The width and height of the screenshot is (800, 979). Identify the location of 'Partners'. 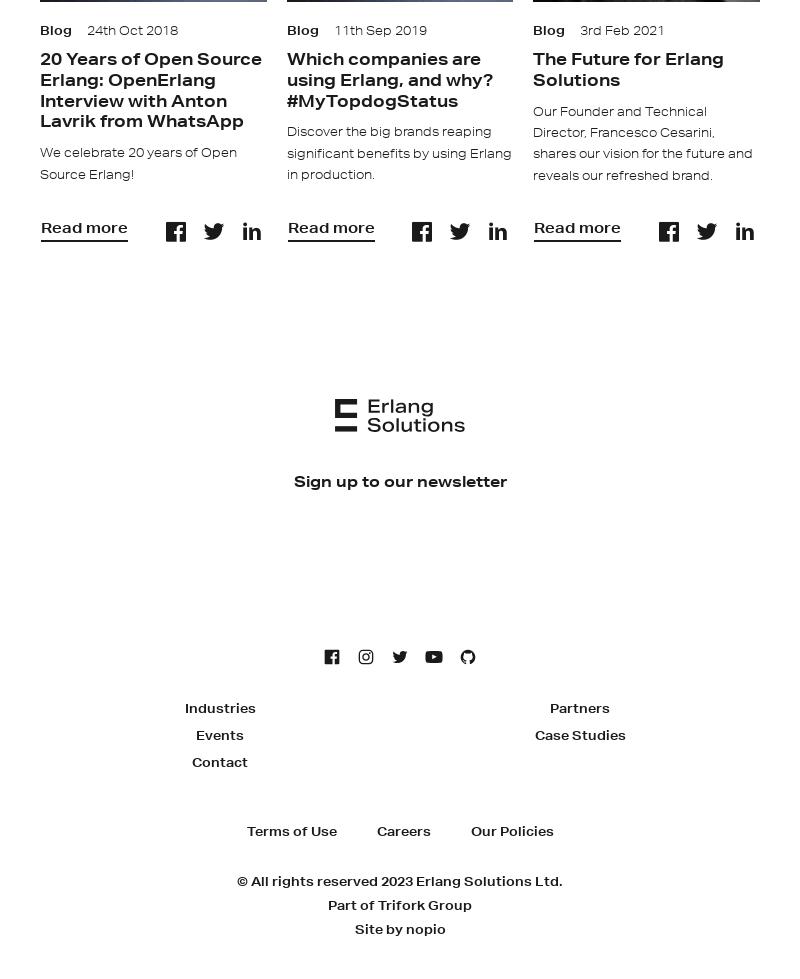
(579, 706).